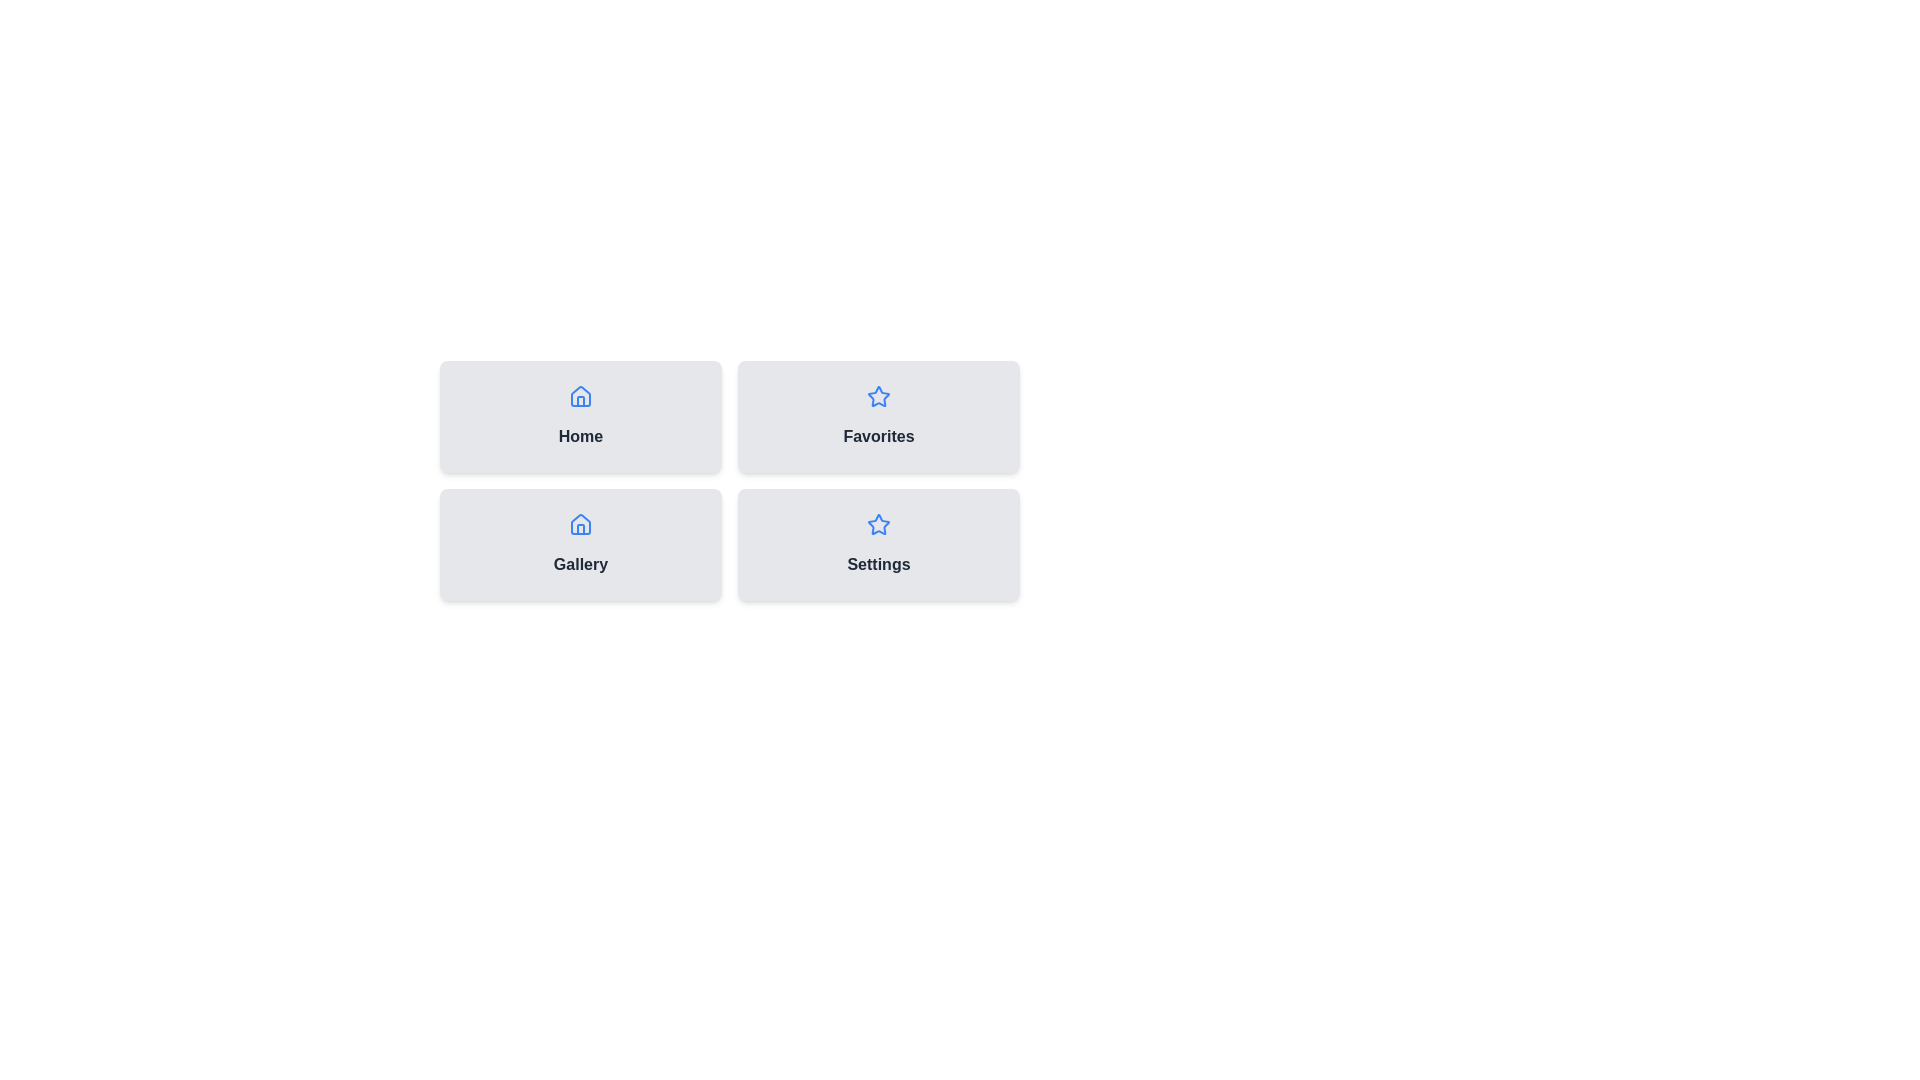  Describe the element at coordinates (579, 523) in the screenshot. I see `the home icon, which is a minimalist house-shaped SVG graphic located in the top-left quadrant of the grid, associated with the 'Home' button` at that location.